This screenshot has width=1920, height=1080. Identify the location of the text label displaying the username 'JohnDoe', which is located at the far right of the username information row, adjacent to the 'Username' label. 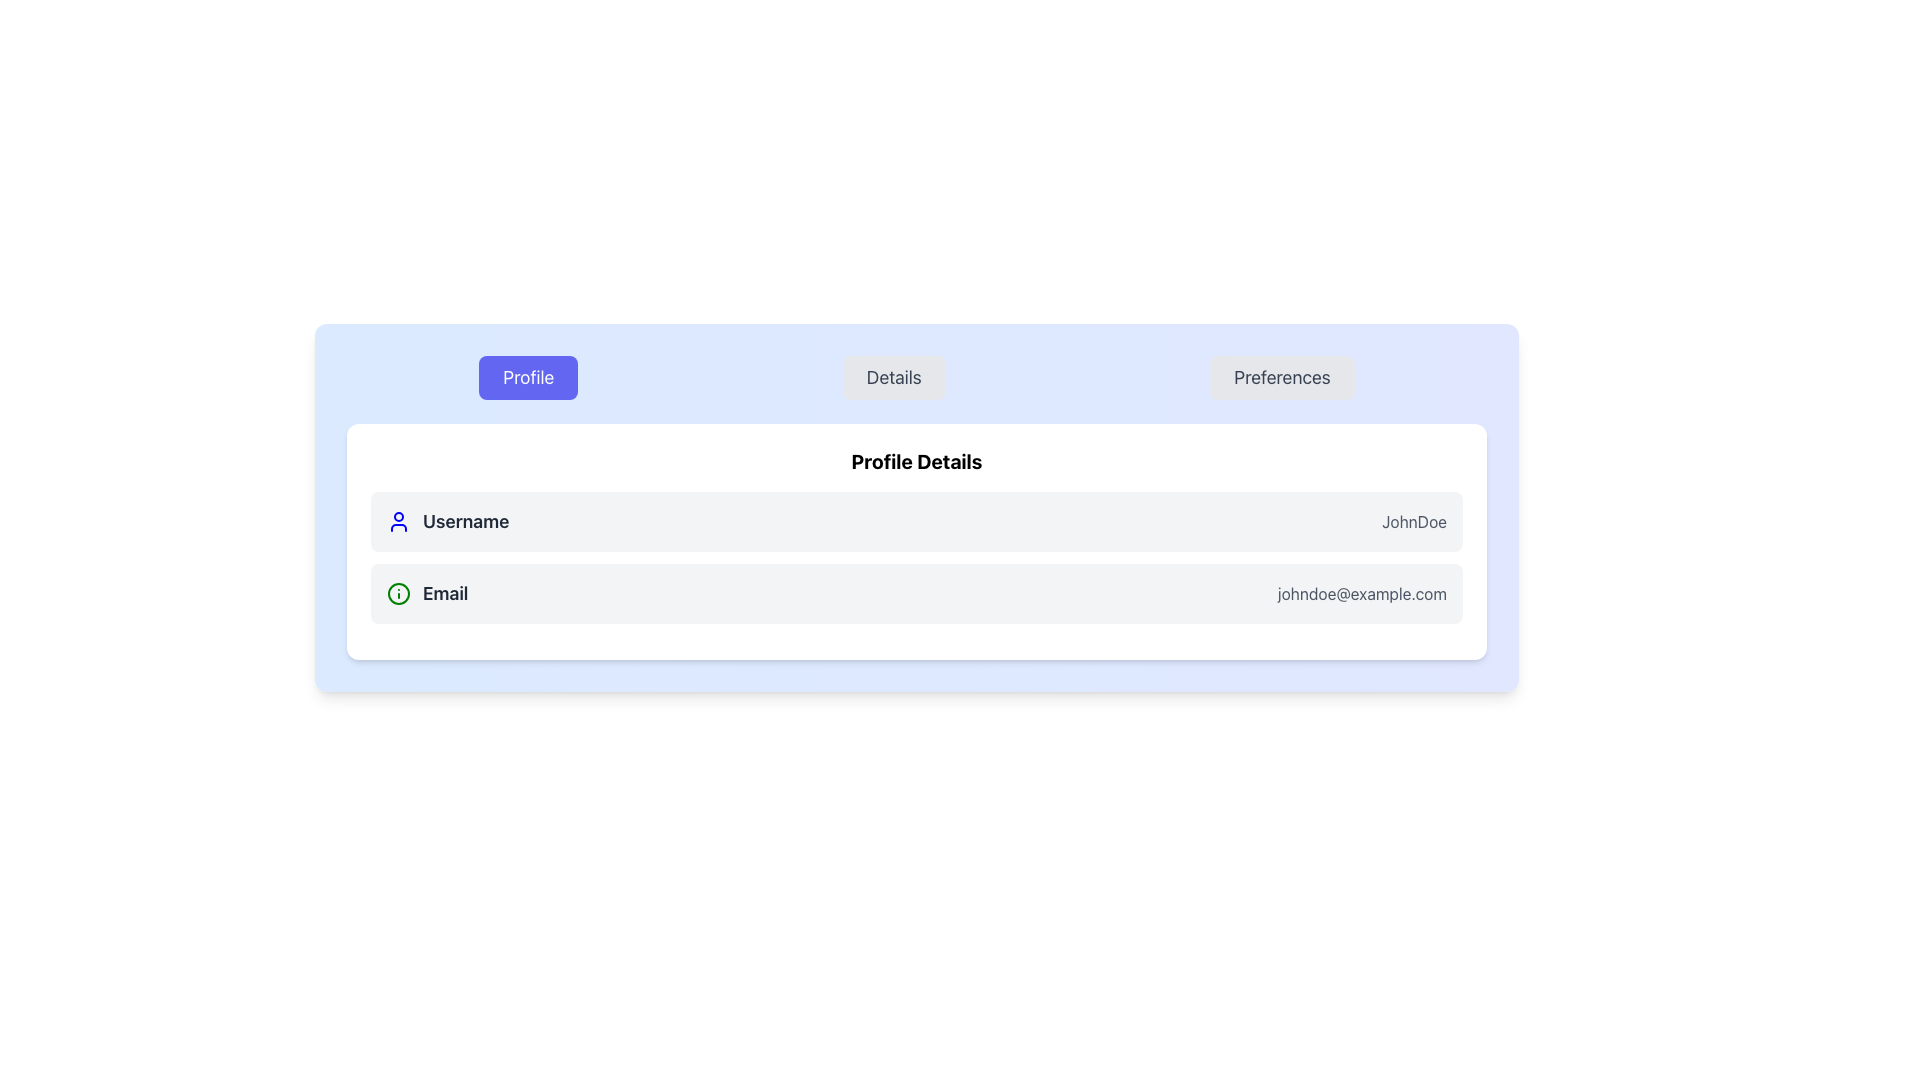
(1413, 520).